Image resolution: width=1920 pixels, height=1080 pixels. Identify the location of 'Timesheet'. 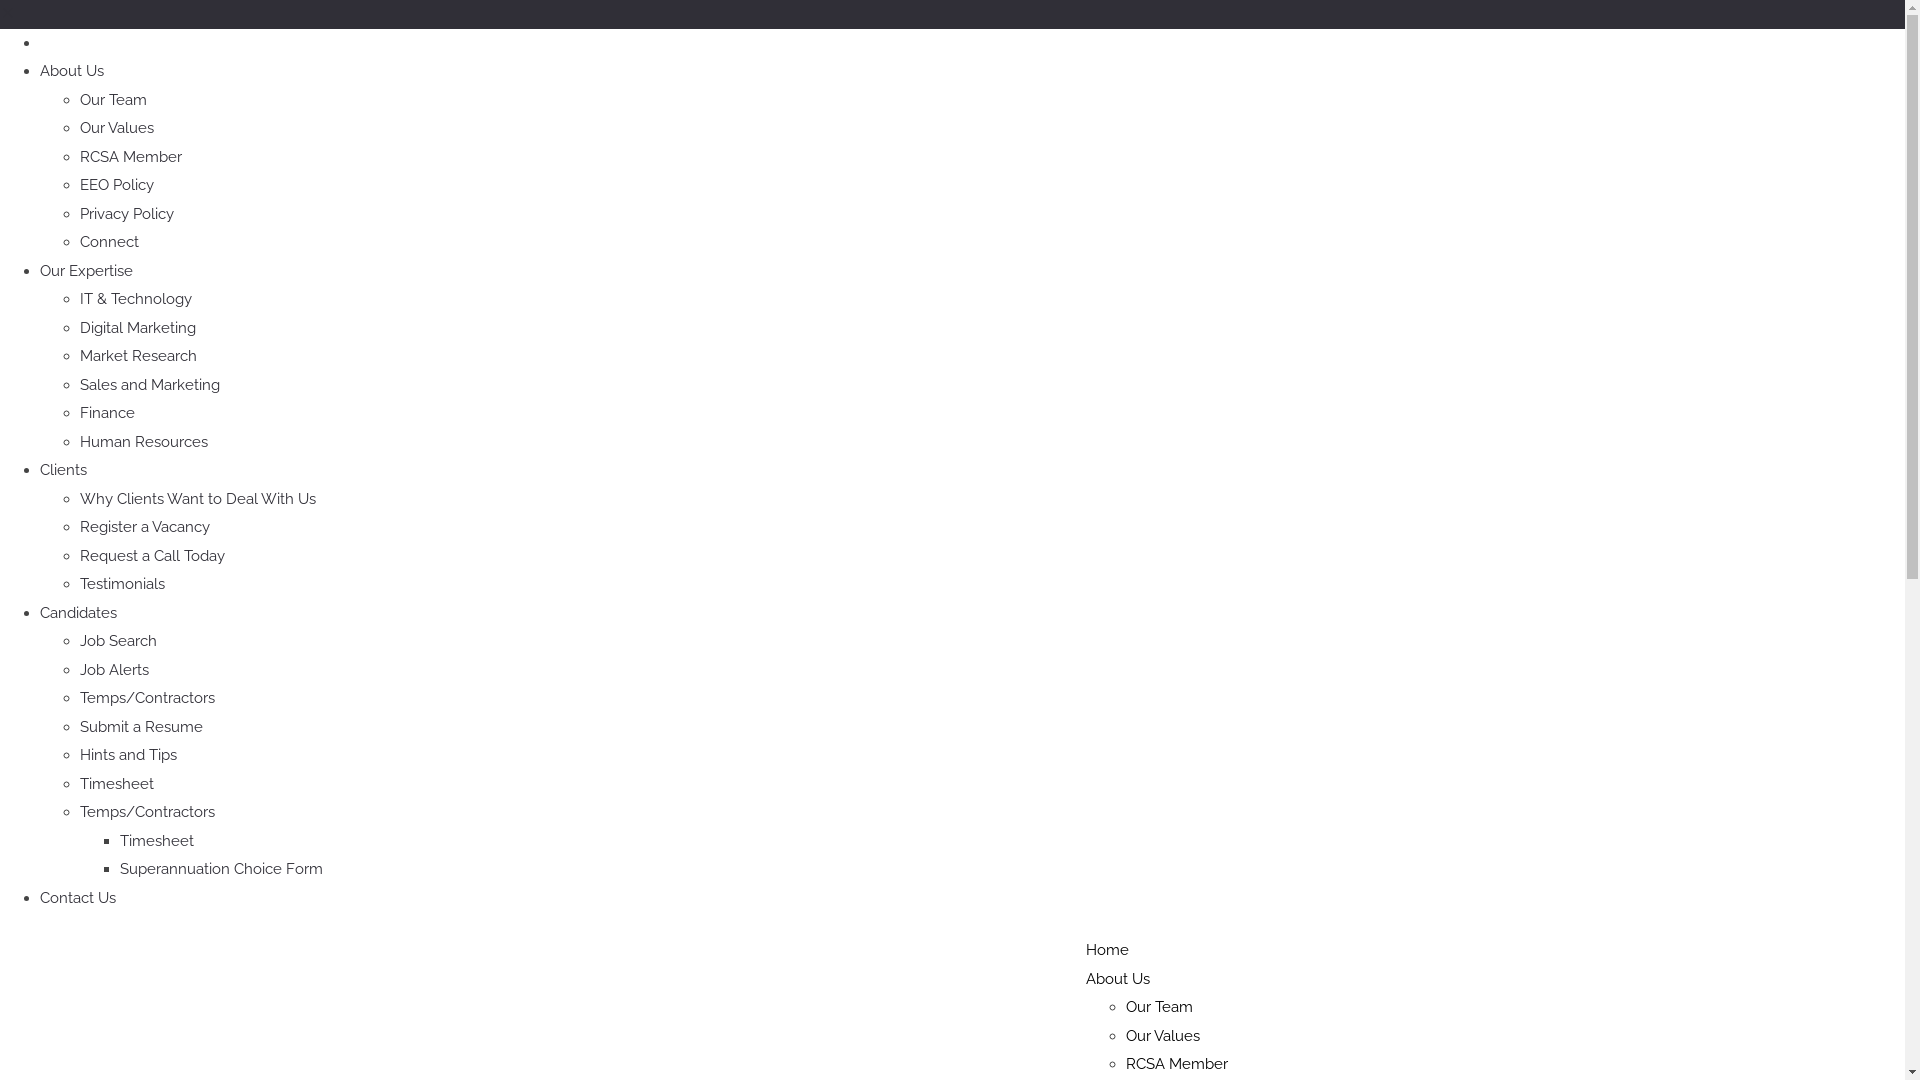
(115, 782).